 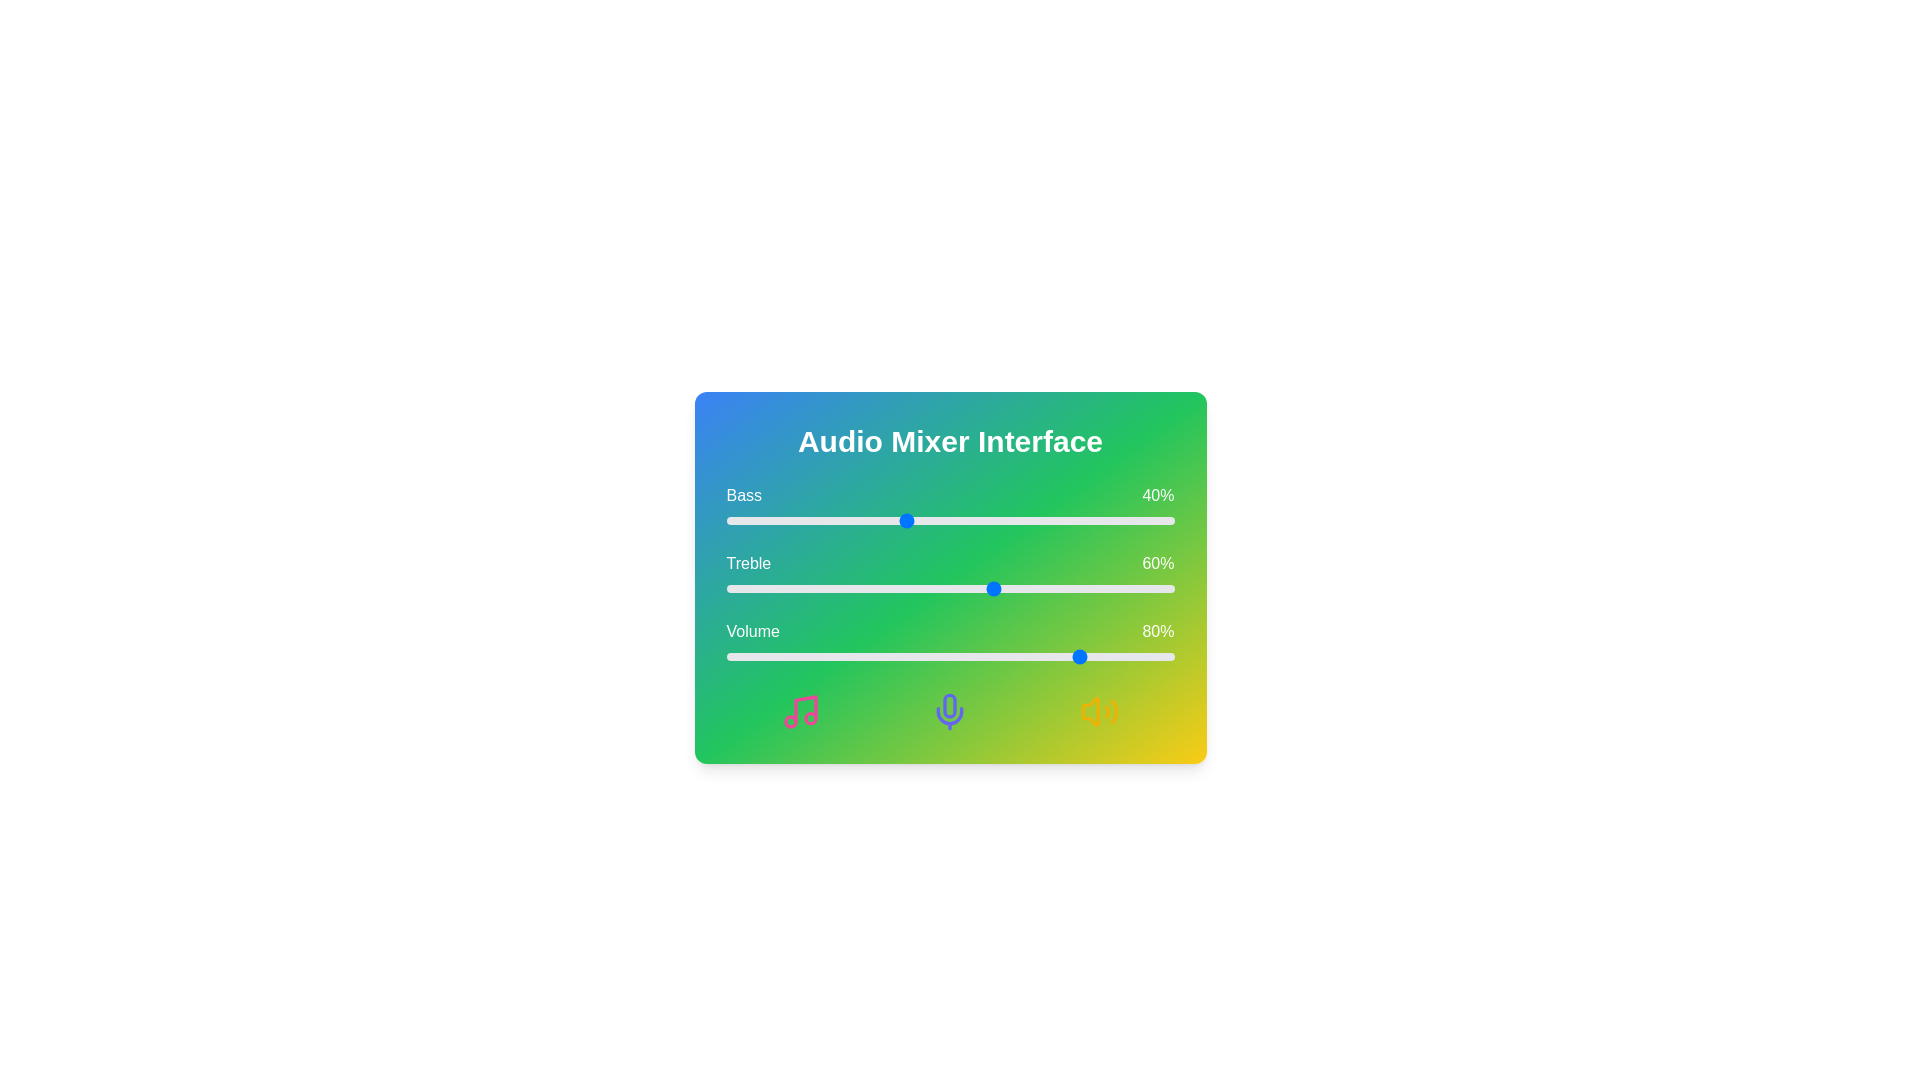 What do you see at coordinates (949, 441) in the screenshot?
I see `the title 'Audio Mixer Interface' located at the center of the component` at bounding box center [949, 441].